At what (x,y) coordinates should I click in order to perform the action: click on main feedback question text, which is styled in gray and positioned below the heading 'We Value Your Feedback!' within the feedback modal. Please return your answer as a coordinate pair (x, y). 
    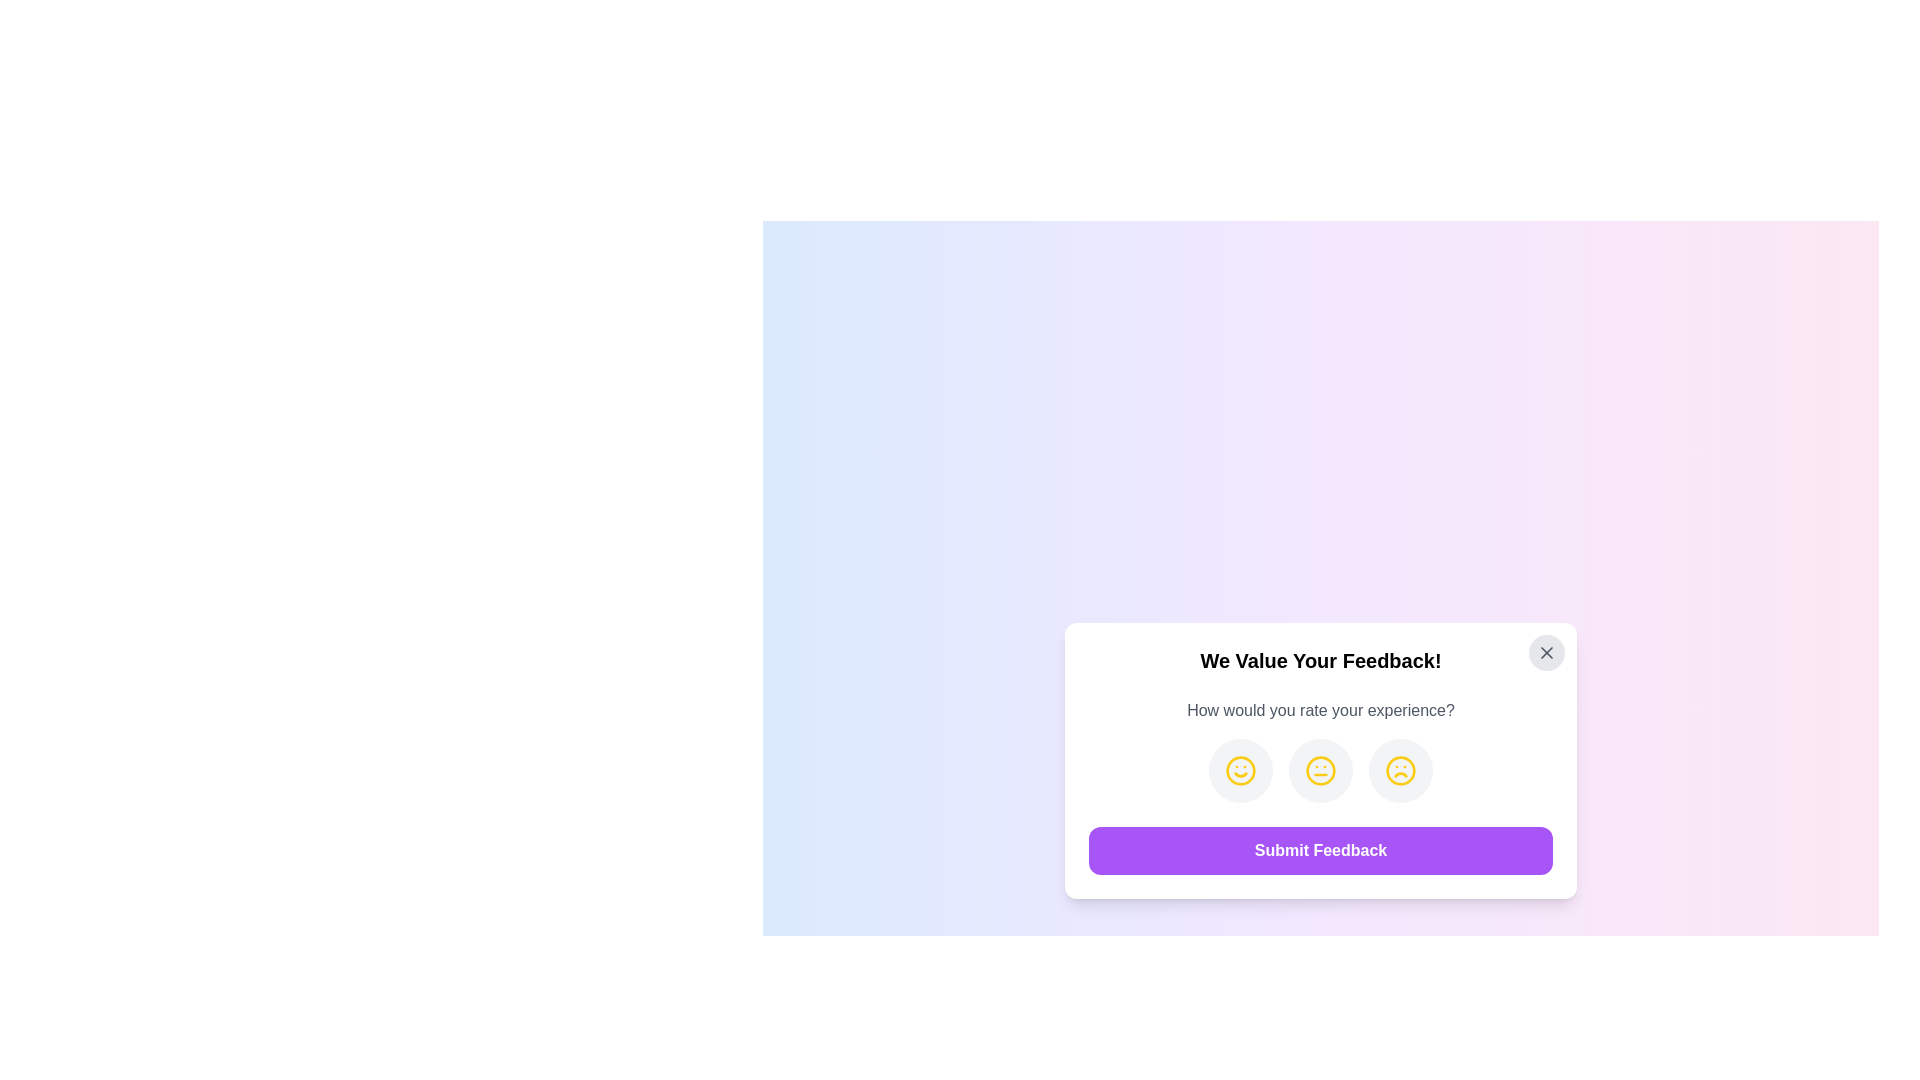
    Looking at the image, I should click on (1320, 709).